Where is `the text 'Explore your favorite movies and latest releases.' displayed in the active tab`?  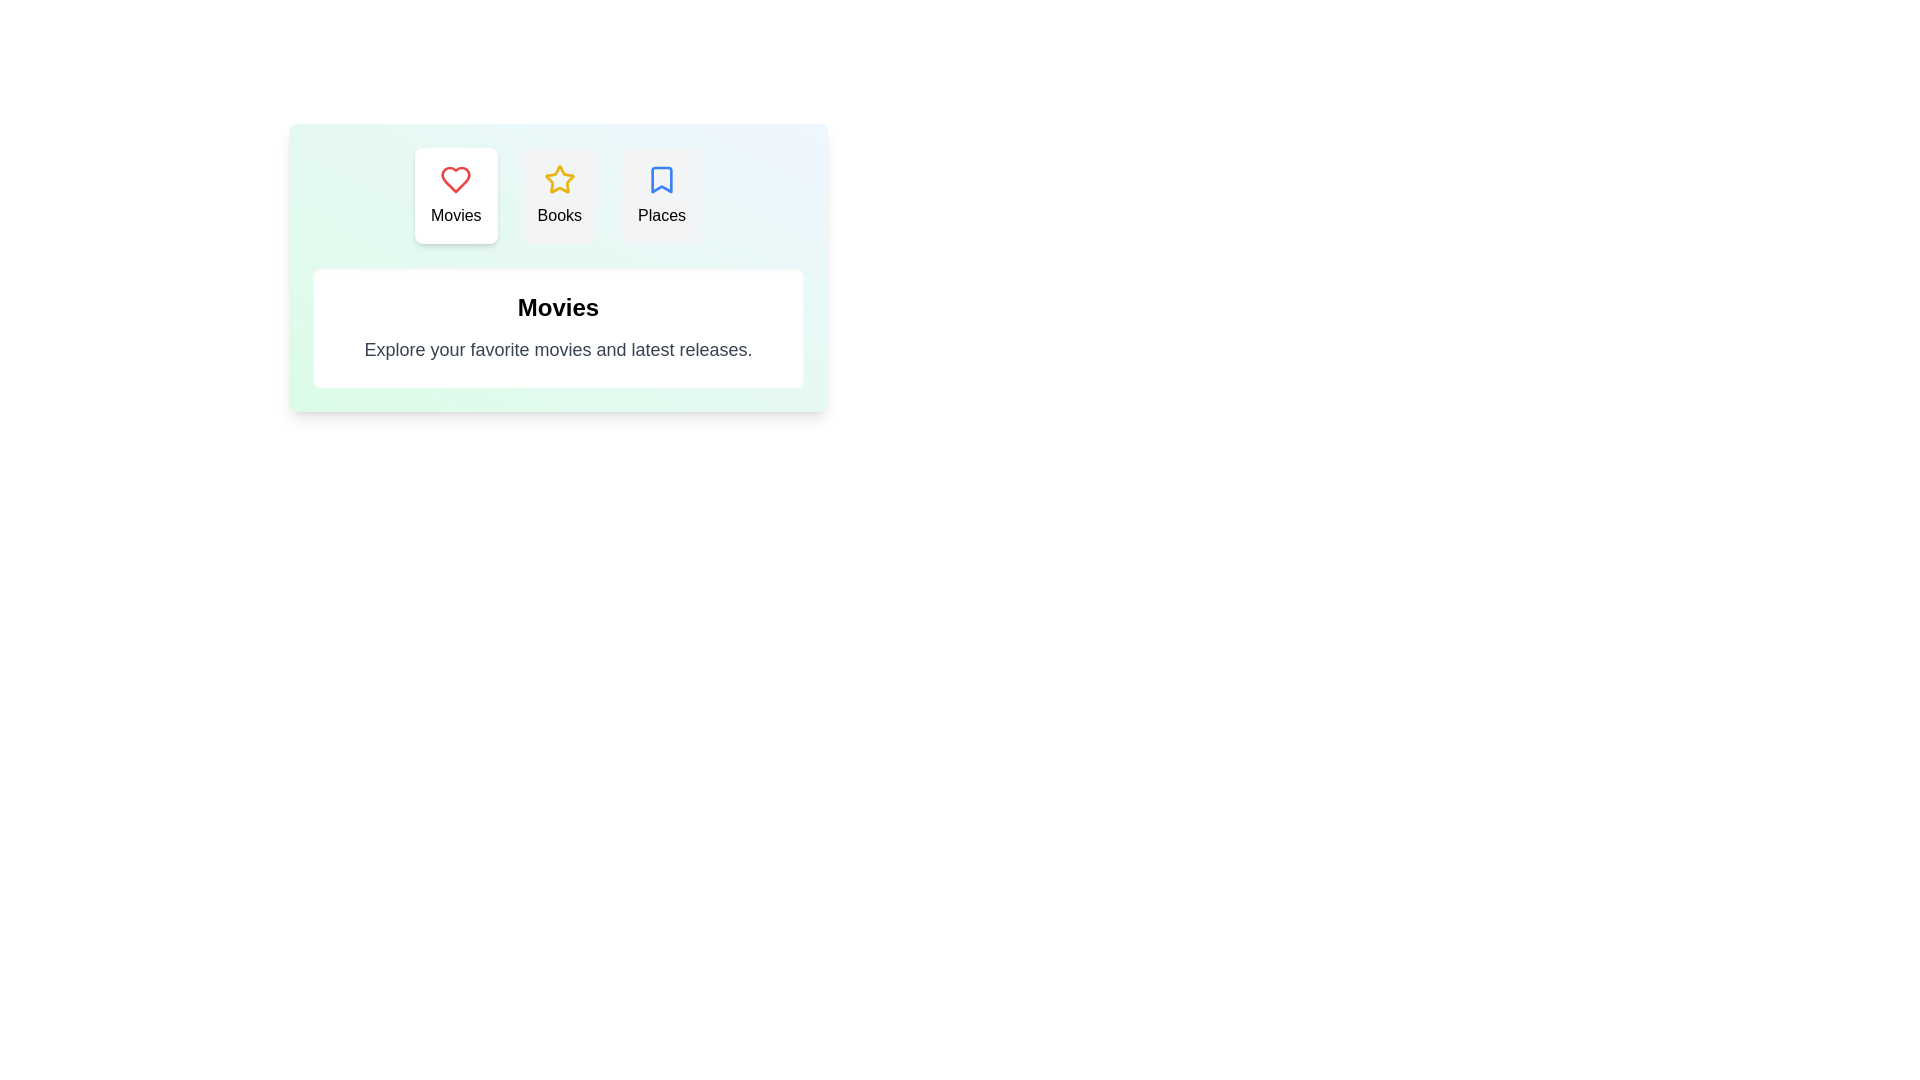 the text 'Explore your favorite movies and latest releases.' displayed in the active tab is located at coordinates (558, 349).